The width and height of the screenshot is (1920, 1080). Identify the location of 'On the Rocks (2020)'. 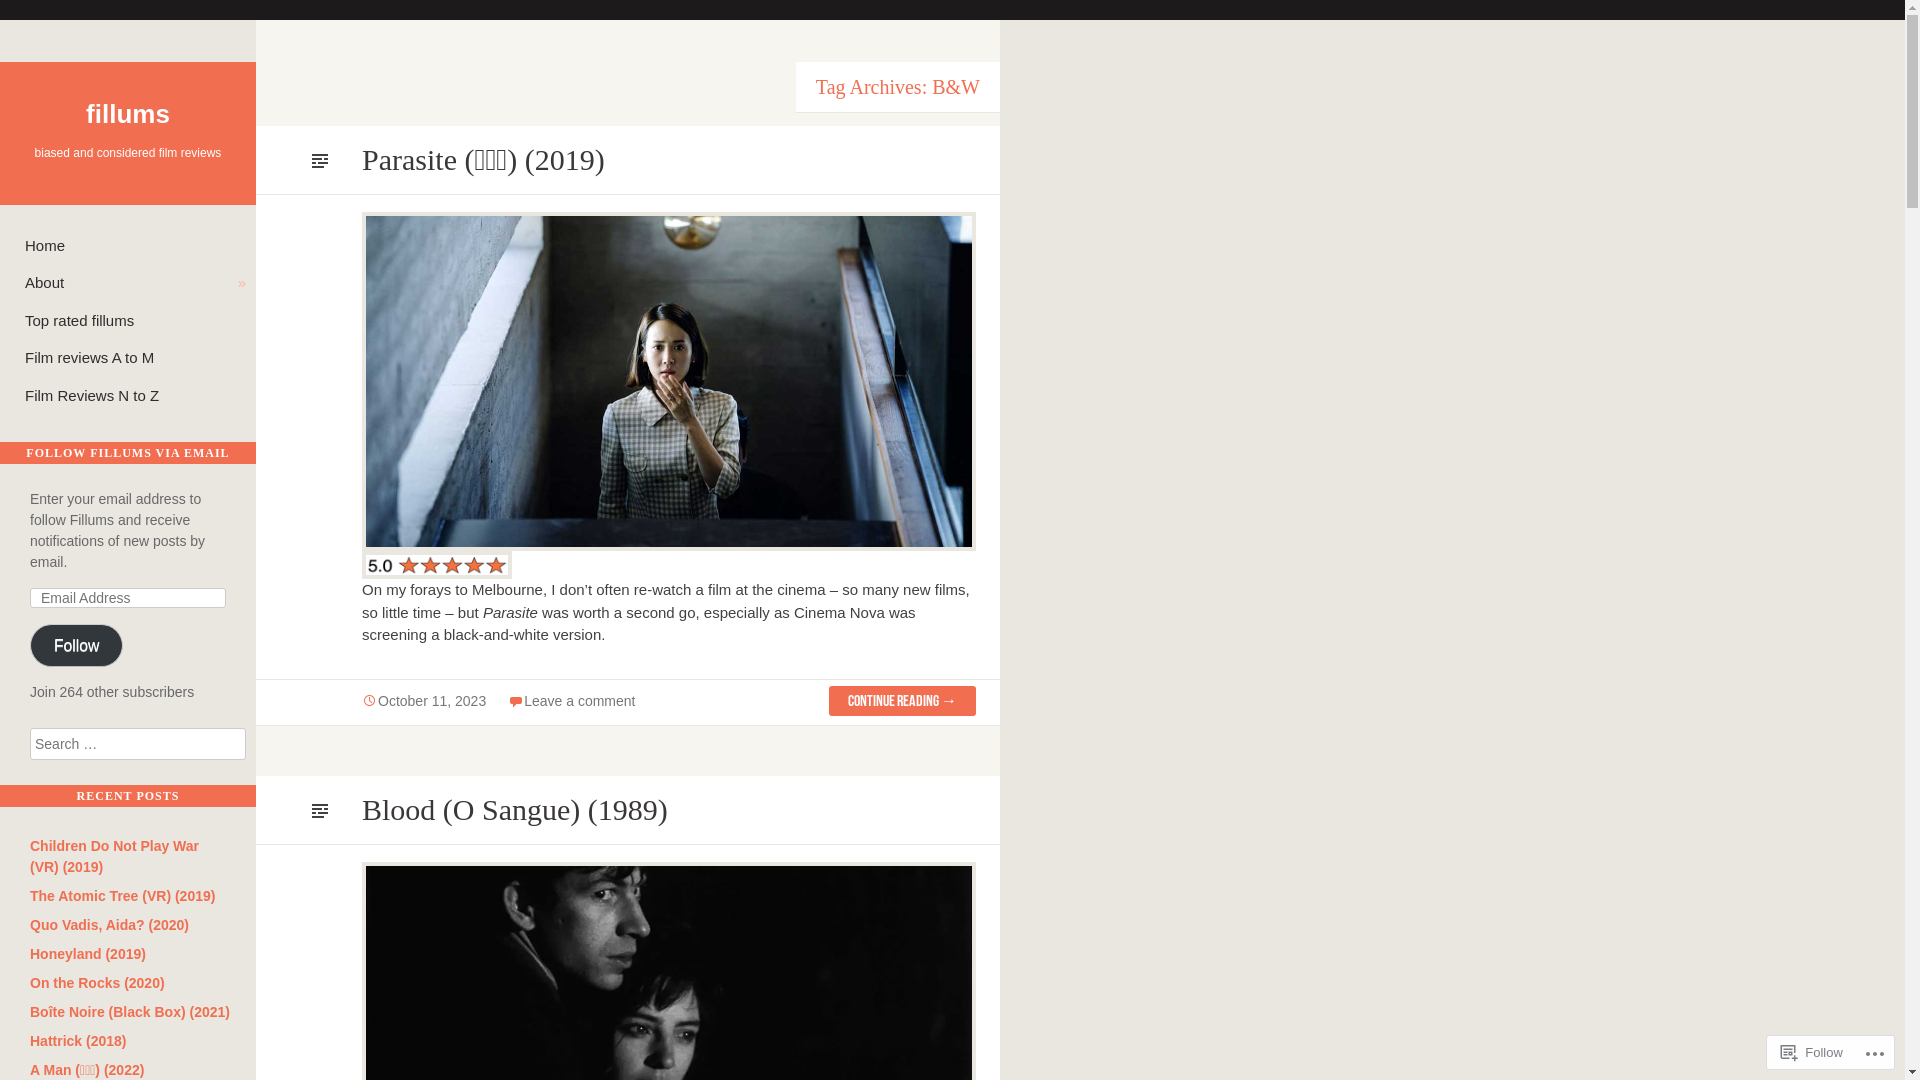
(96, 982).